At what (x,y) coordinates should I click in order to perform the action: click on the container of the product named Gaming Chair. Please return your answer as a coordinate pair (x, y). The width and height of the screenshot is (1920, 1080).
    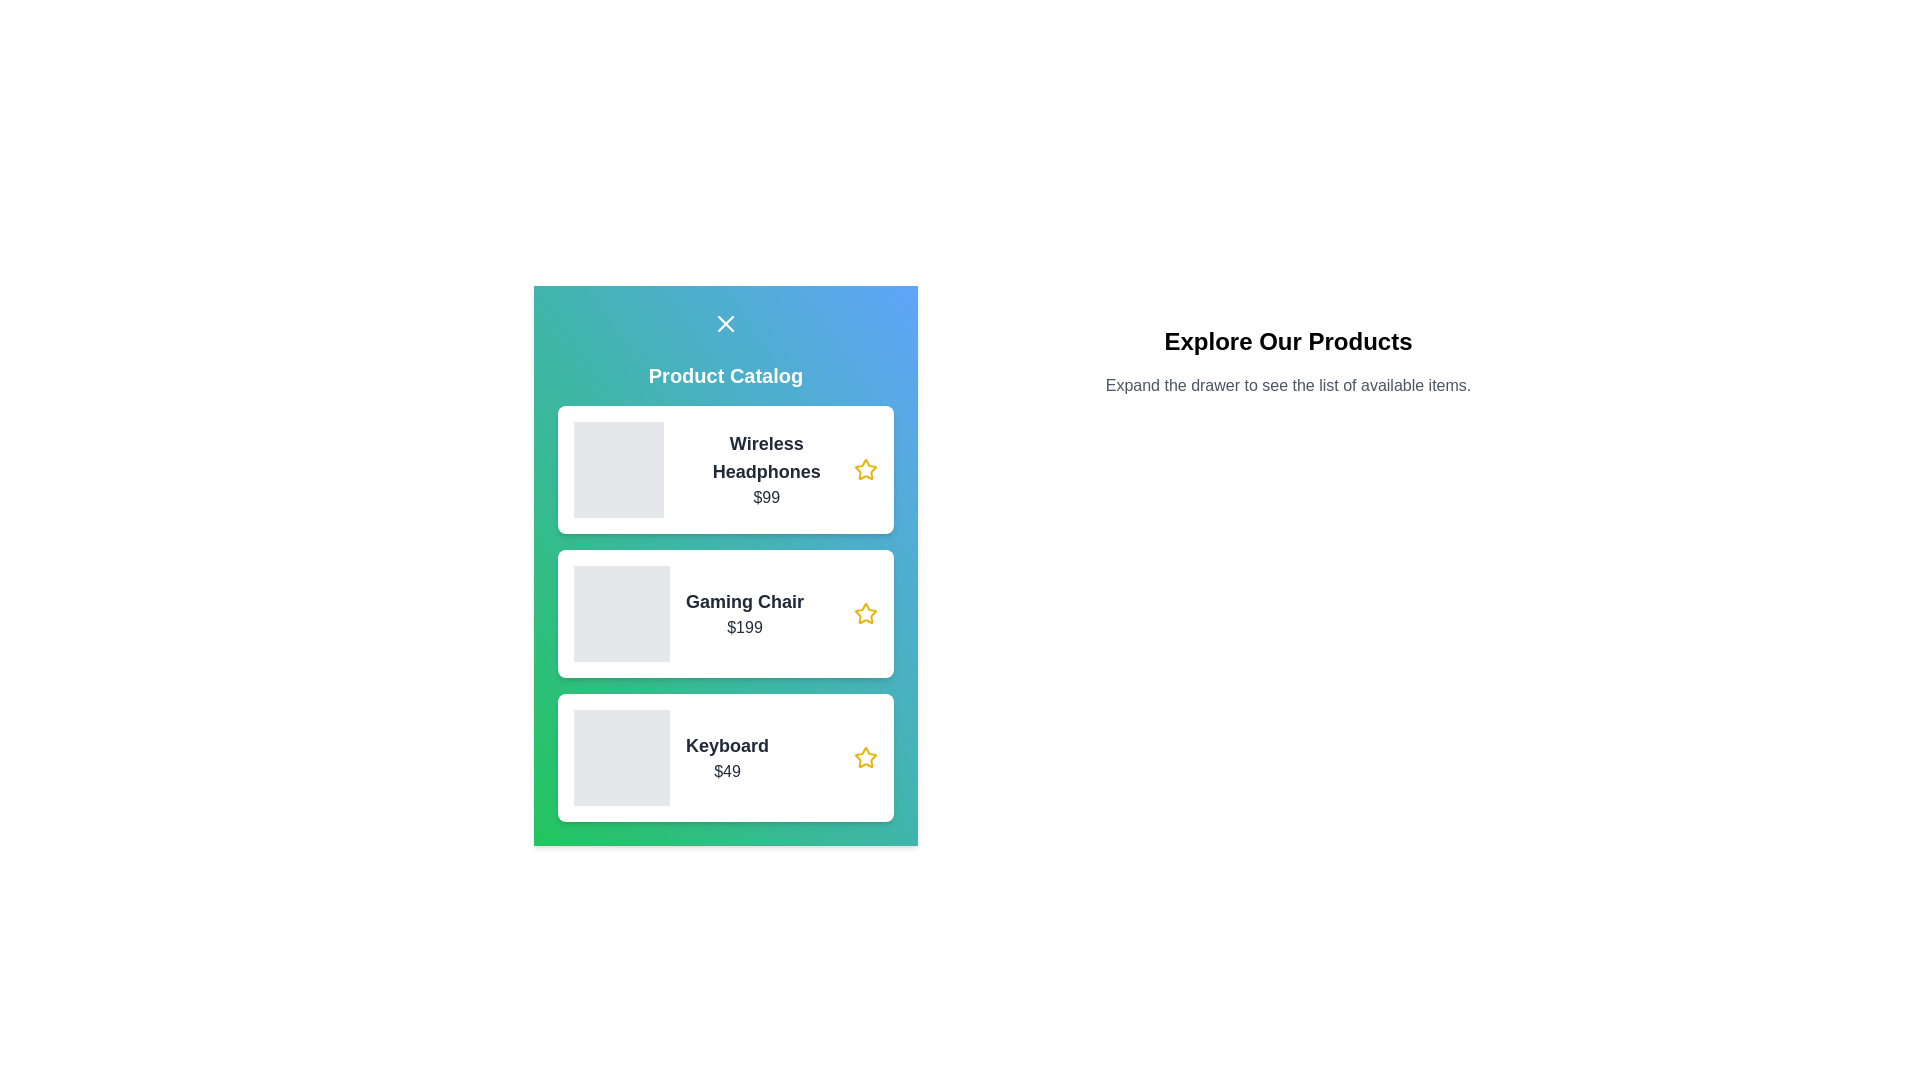
    Looking at the image, I should click on (724, 612).